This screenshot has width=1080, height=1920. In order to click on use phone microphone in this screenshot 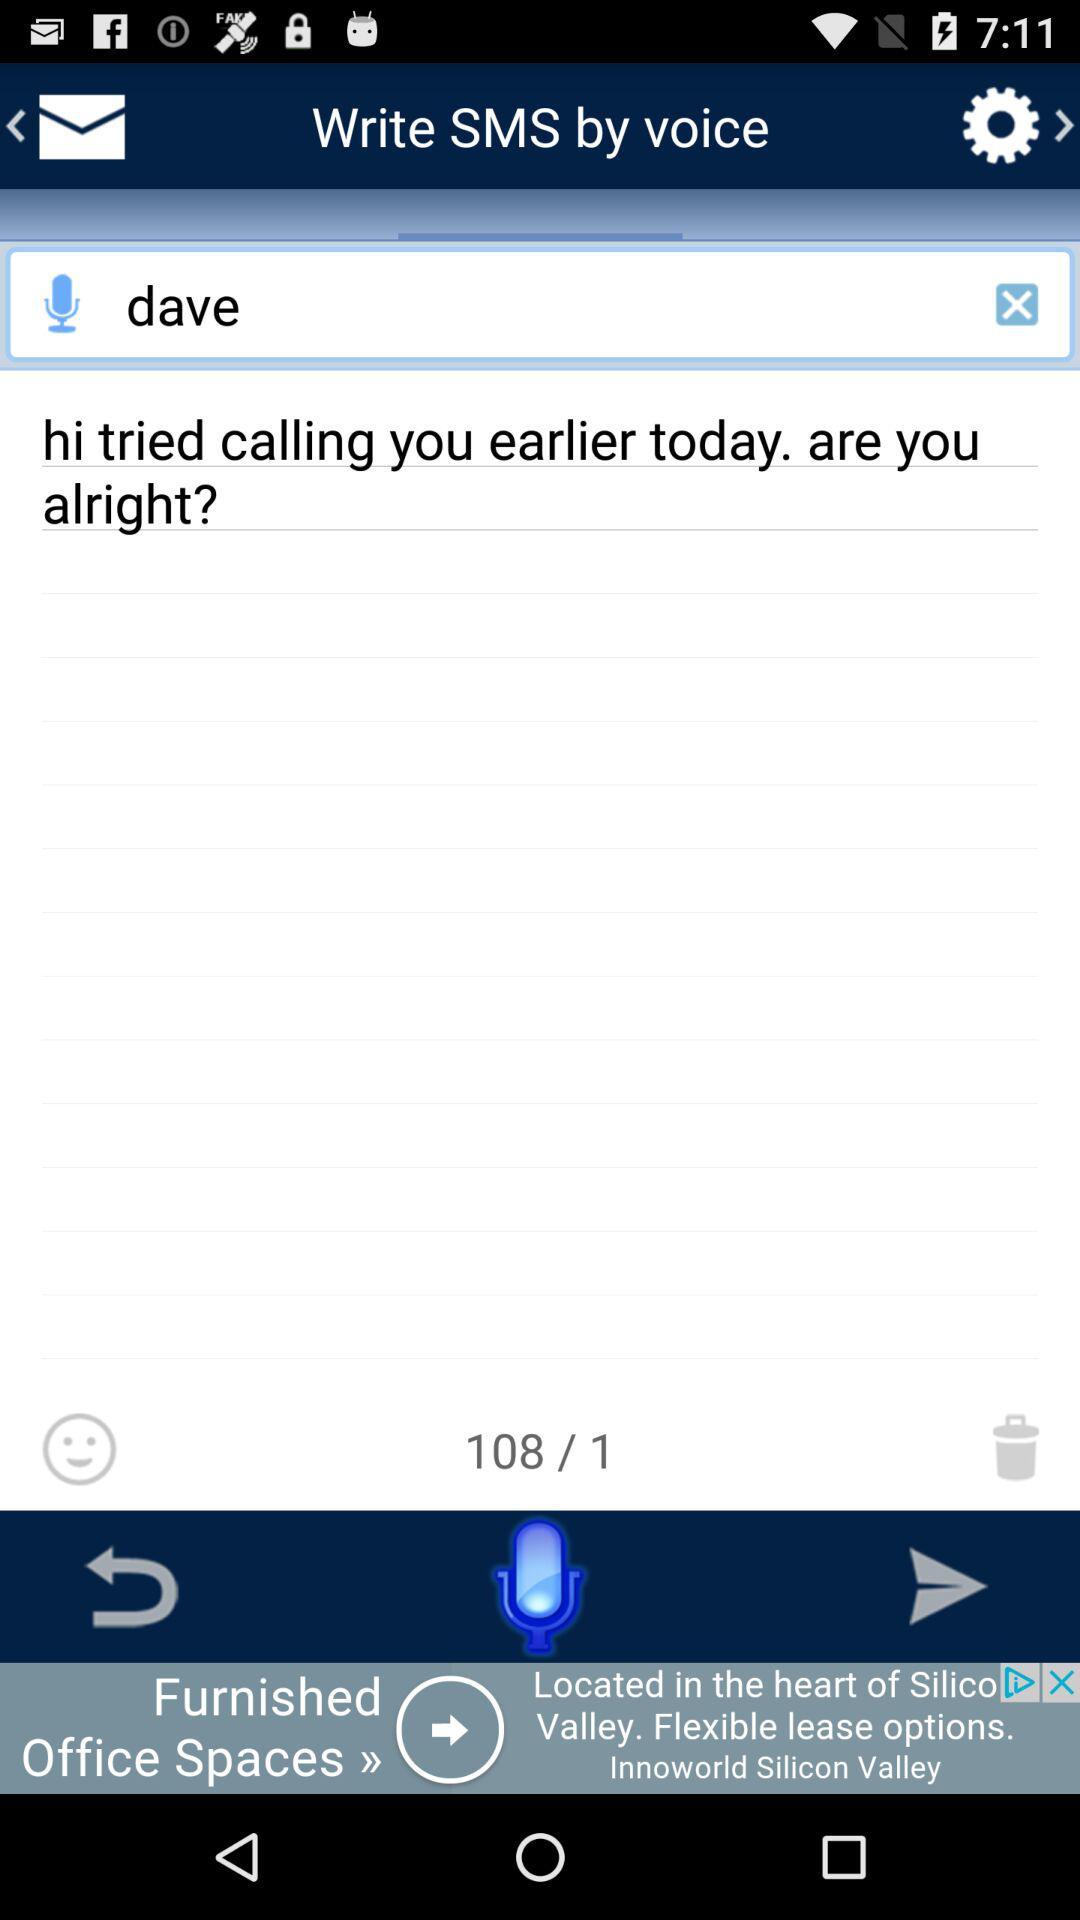, I will do `click(540, 1585)`.